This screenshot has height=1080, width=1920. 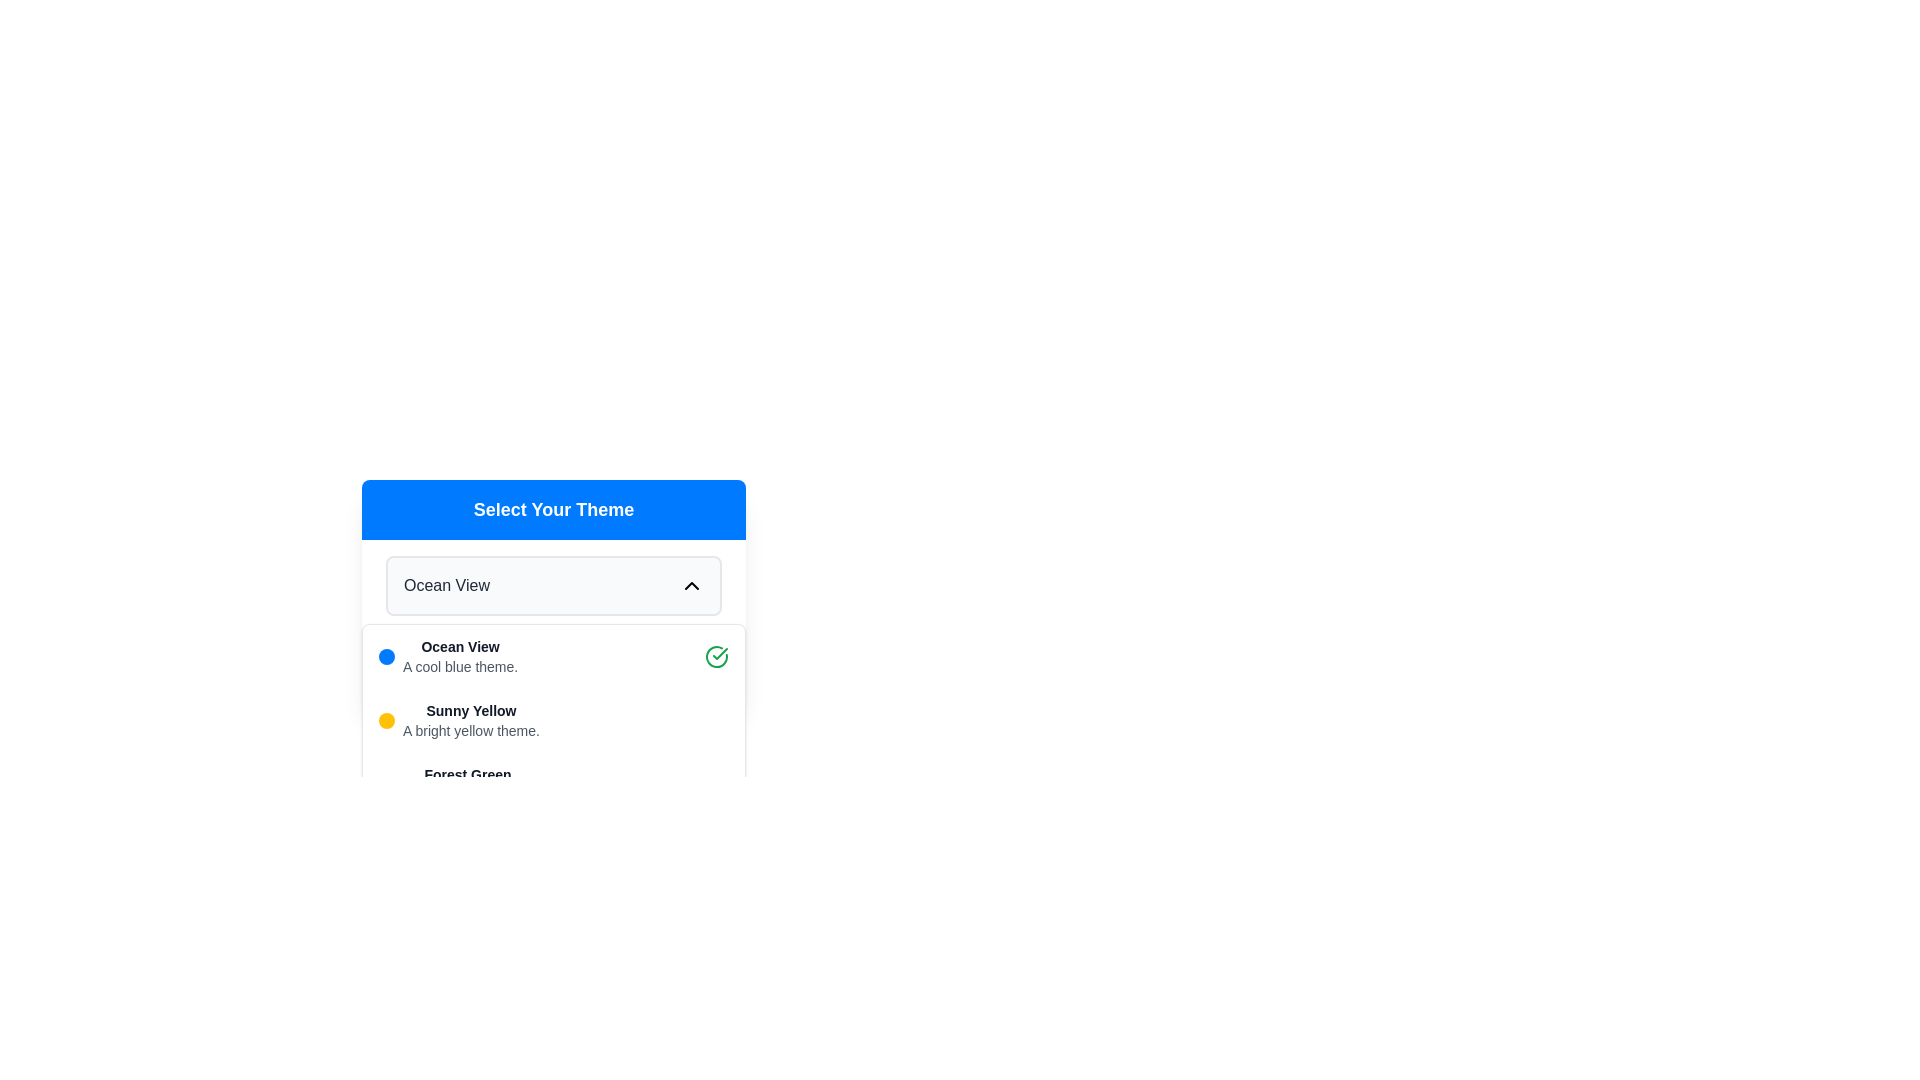 What do you see at coordinates (553, 721) in the screenshot?
I see `the 'Sunny Yellow' theme option in the theme selection dropdown menu` at bounding box center [553, 721].